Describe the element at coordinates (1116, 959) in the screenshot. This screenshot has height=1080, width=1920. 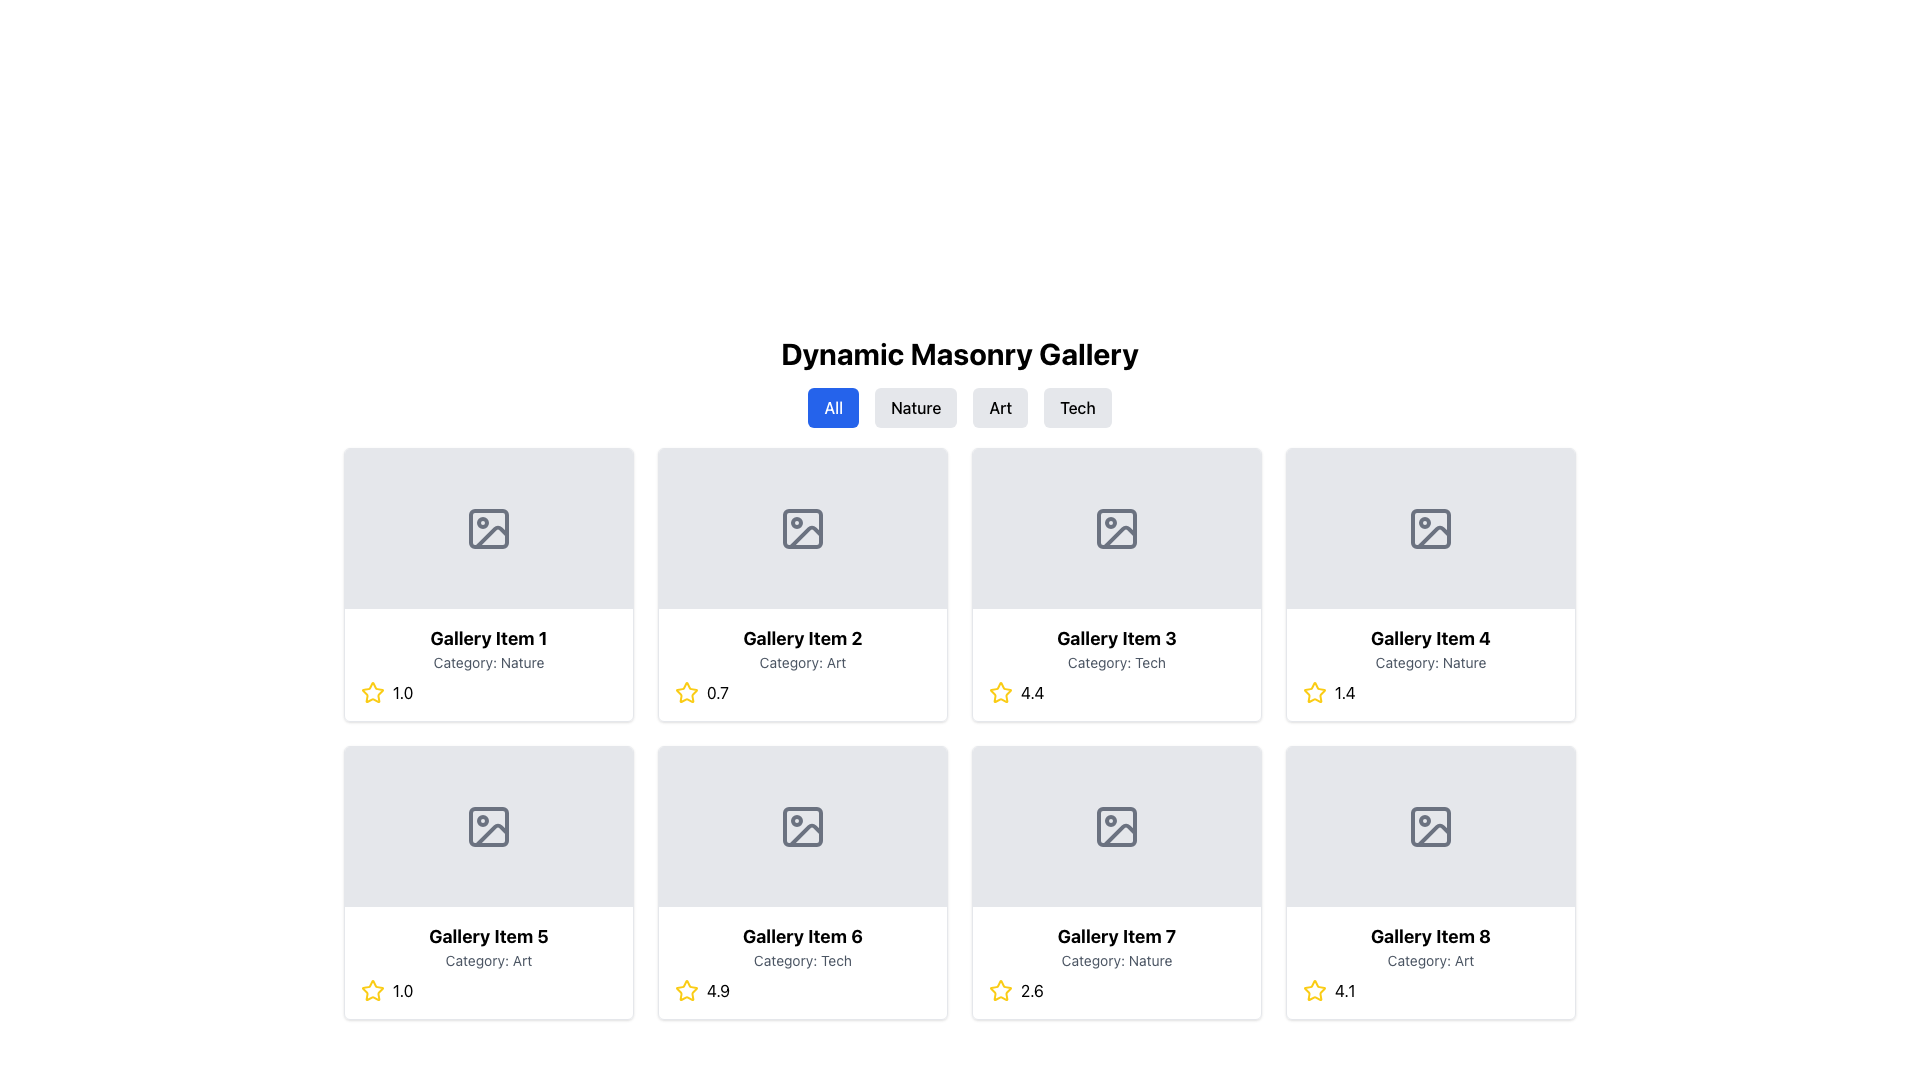
I see `the informational Text label indicating the category of the corresponding gallery item, which is located below the title 'Gallery Item 7' and above the rating section within the card for 'Gallery Item 7'` at that location.